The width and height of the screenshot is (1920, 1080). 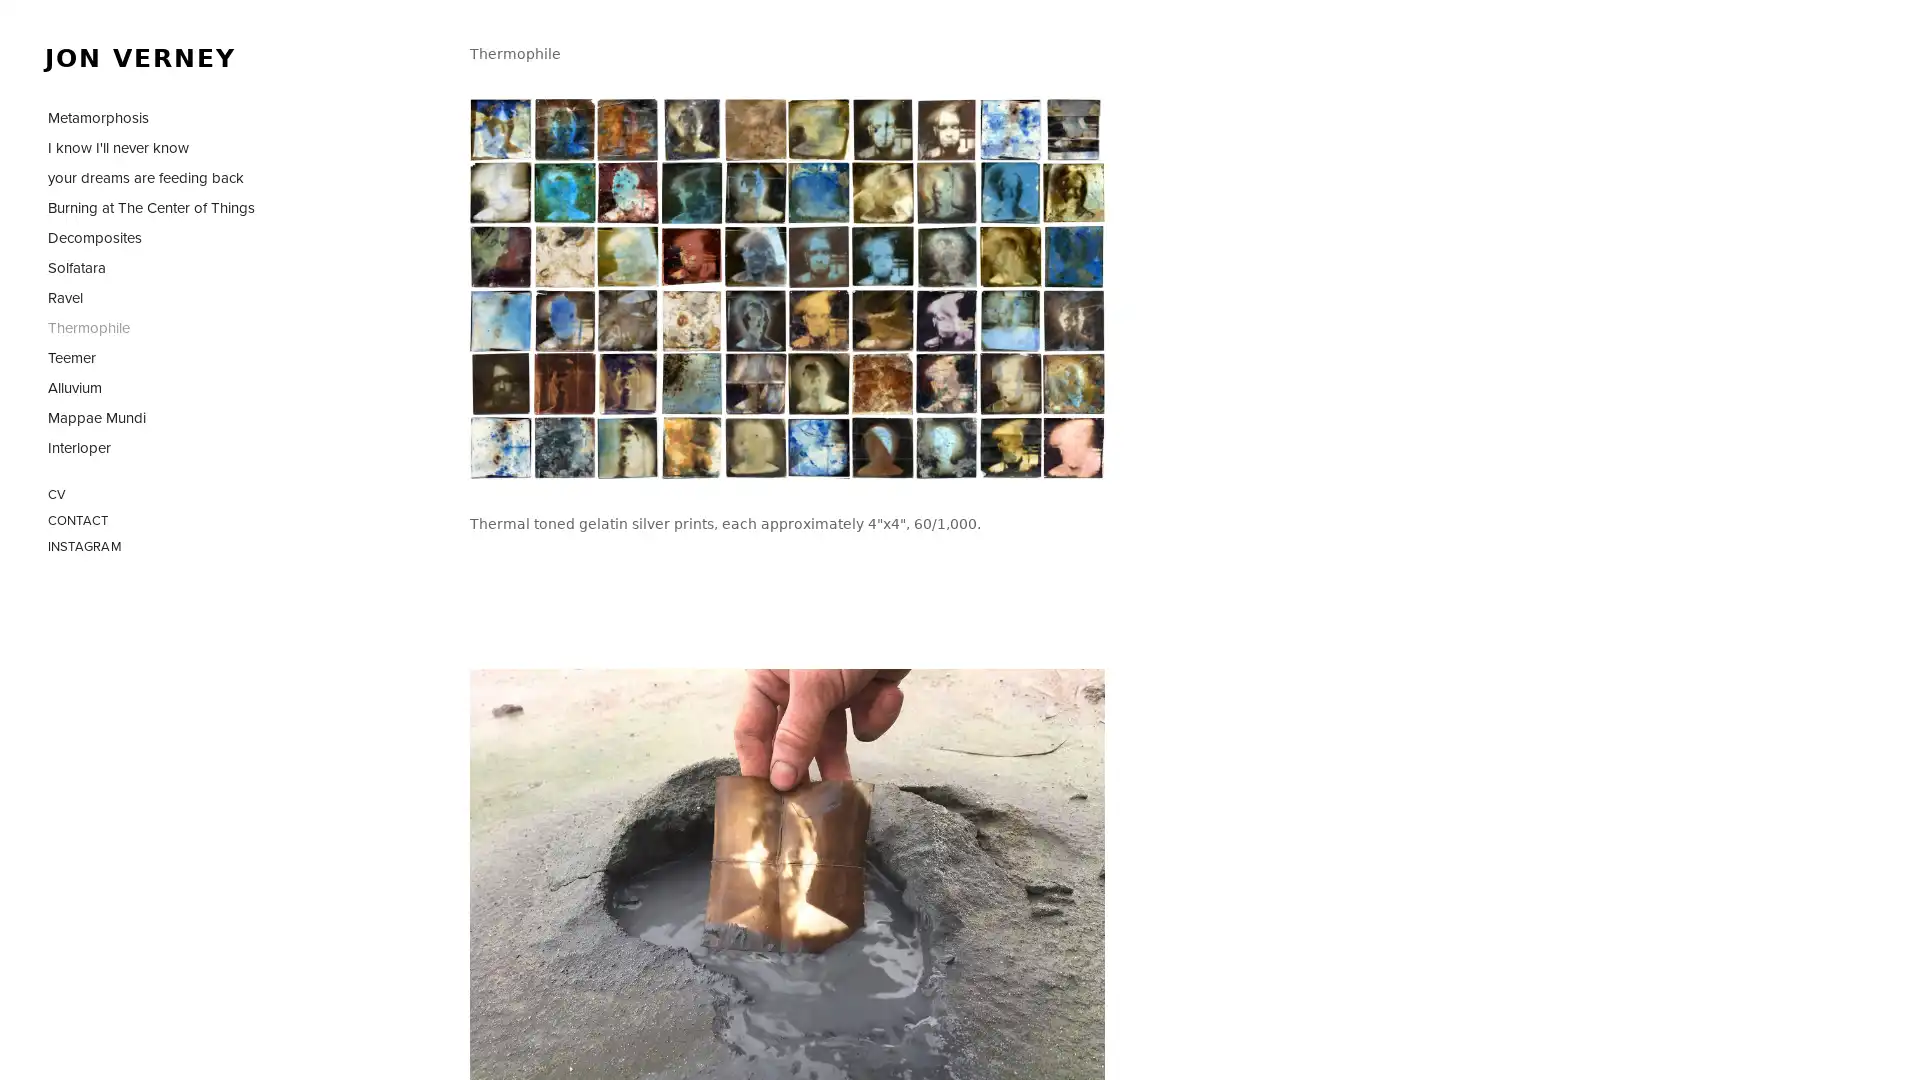 What do you see at coordinates (944, 254) in the screenshot?
I see `View fullsize jon_verney_thermophile_41.jpg` at bounding box center [944, 254].